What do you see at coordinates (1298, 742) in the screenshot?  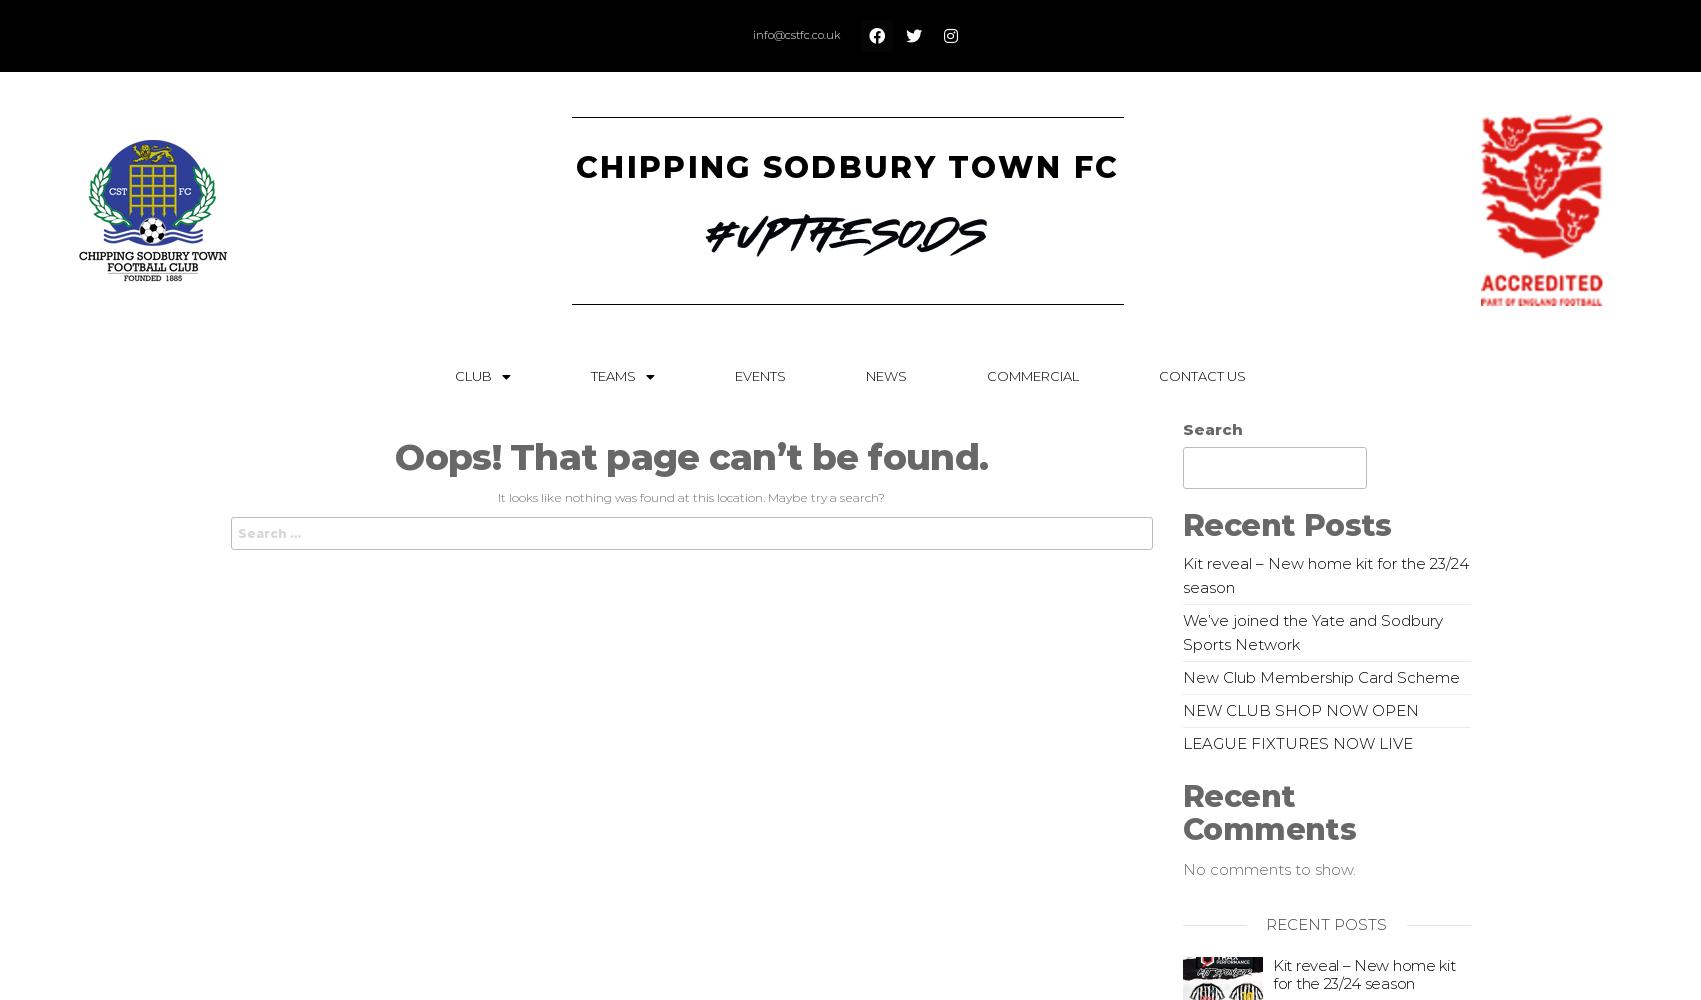 I see `'LEAGUE FIXTURES NOW LIVE'` at bounding box center [1298, 742].